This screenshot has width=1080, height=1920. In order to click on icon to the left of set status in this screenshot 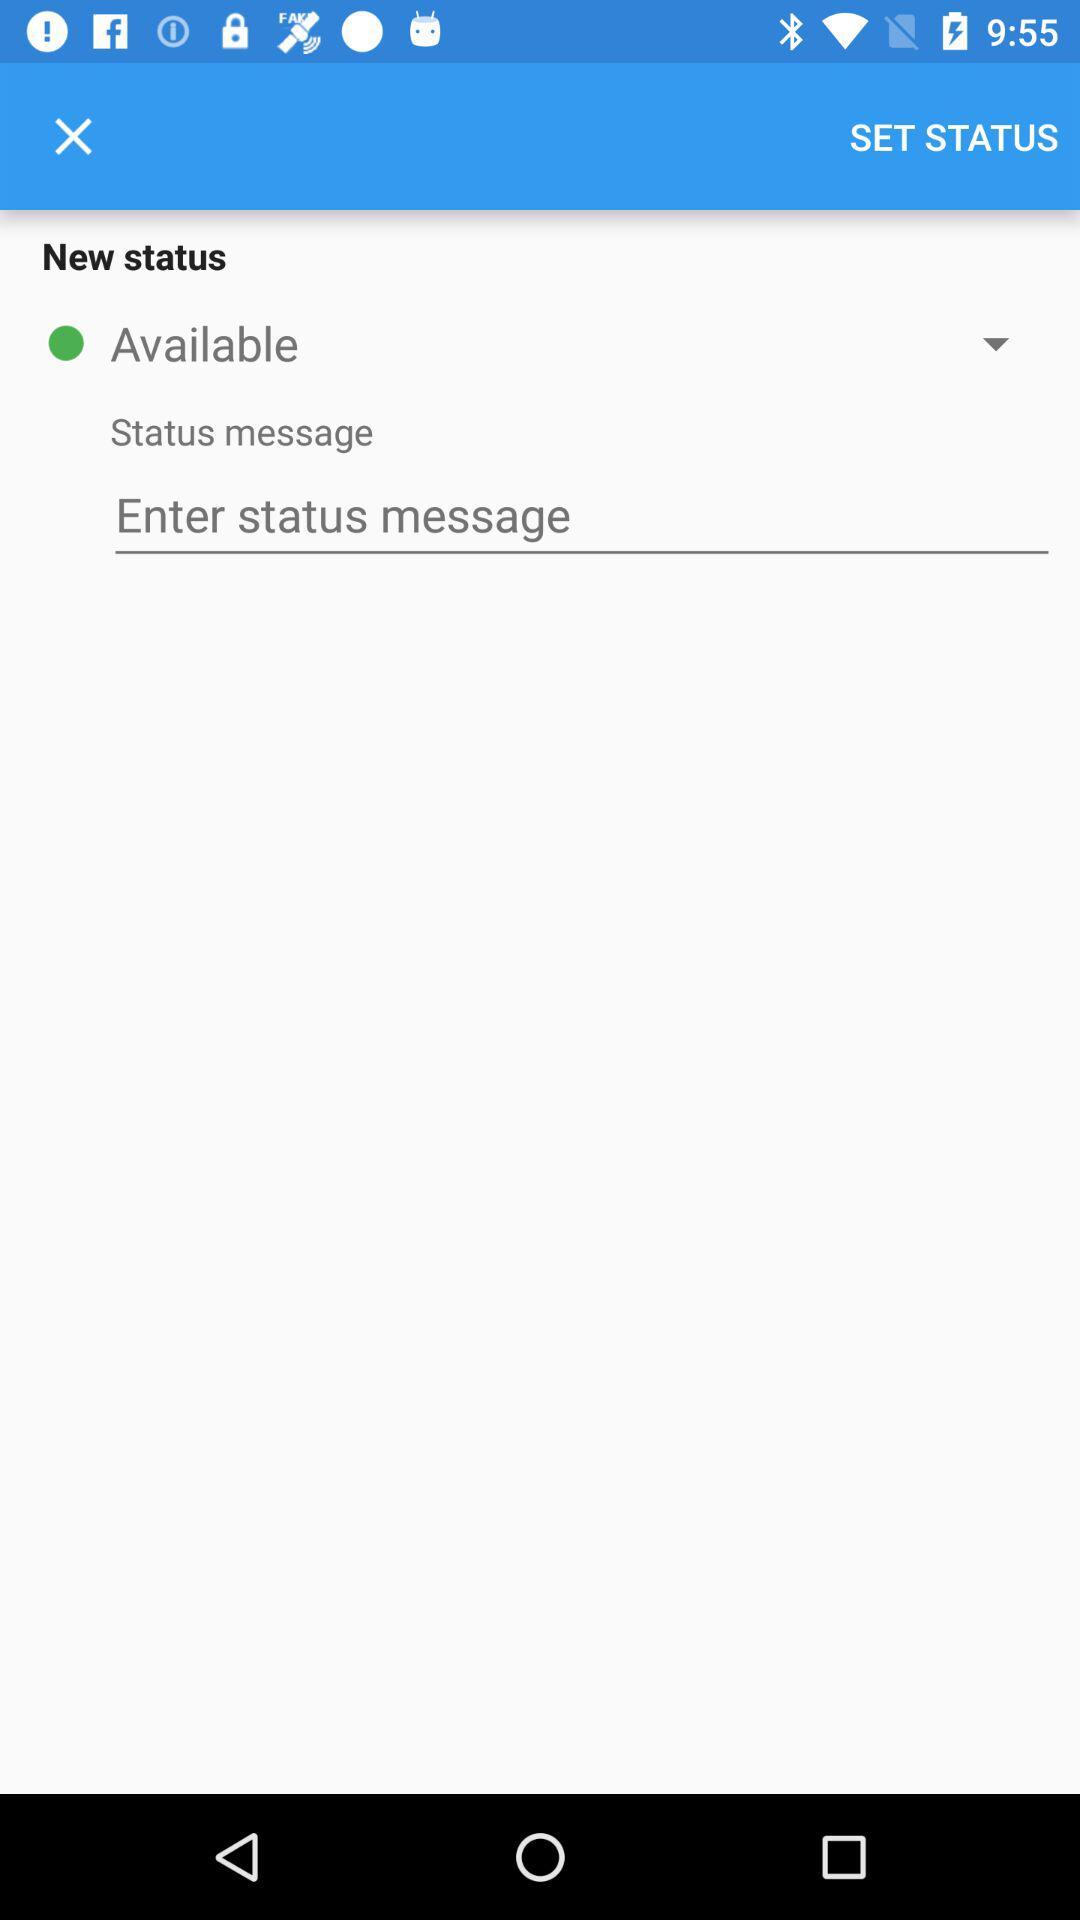, I will do `click(72, 135)`.